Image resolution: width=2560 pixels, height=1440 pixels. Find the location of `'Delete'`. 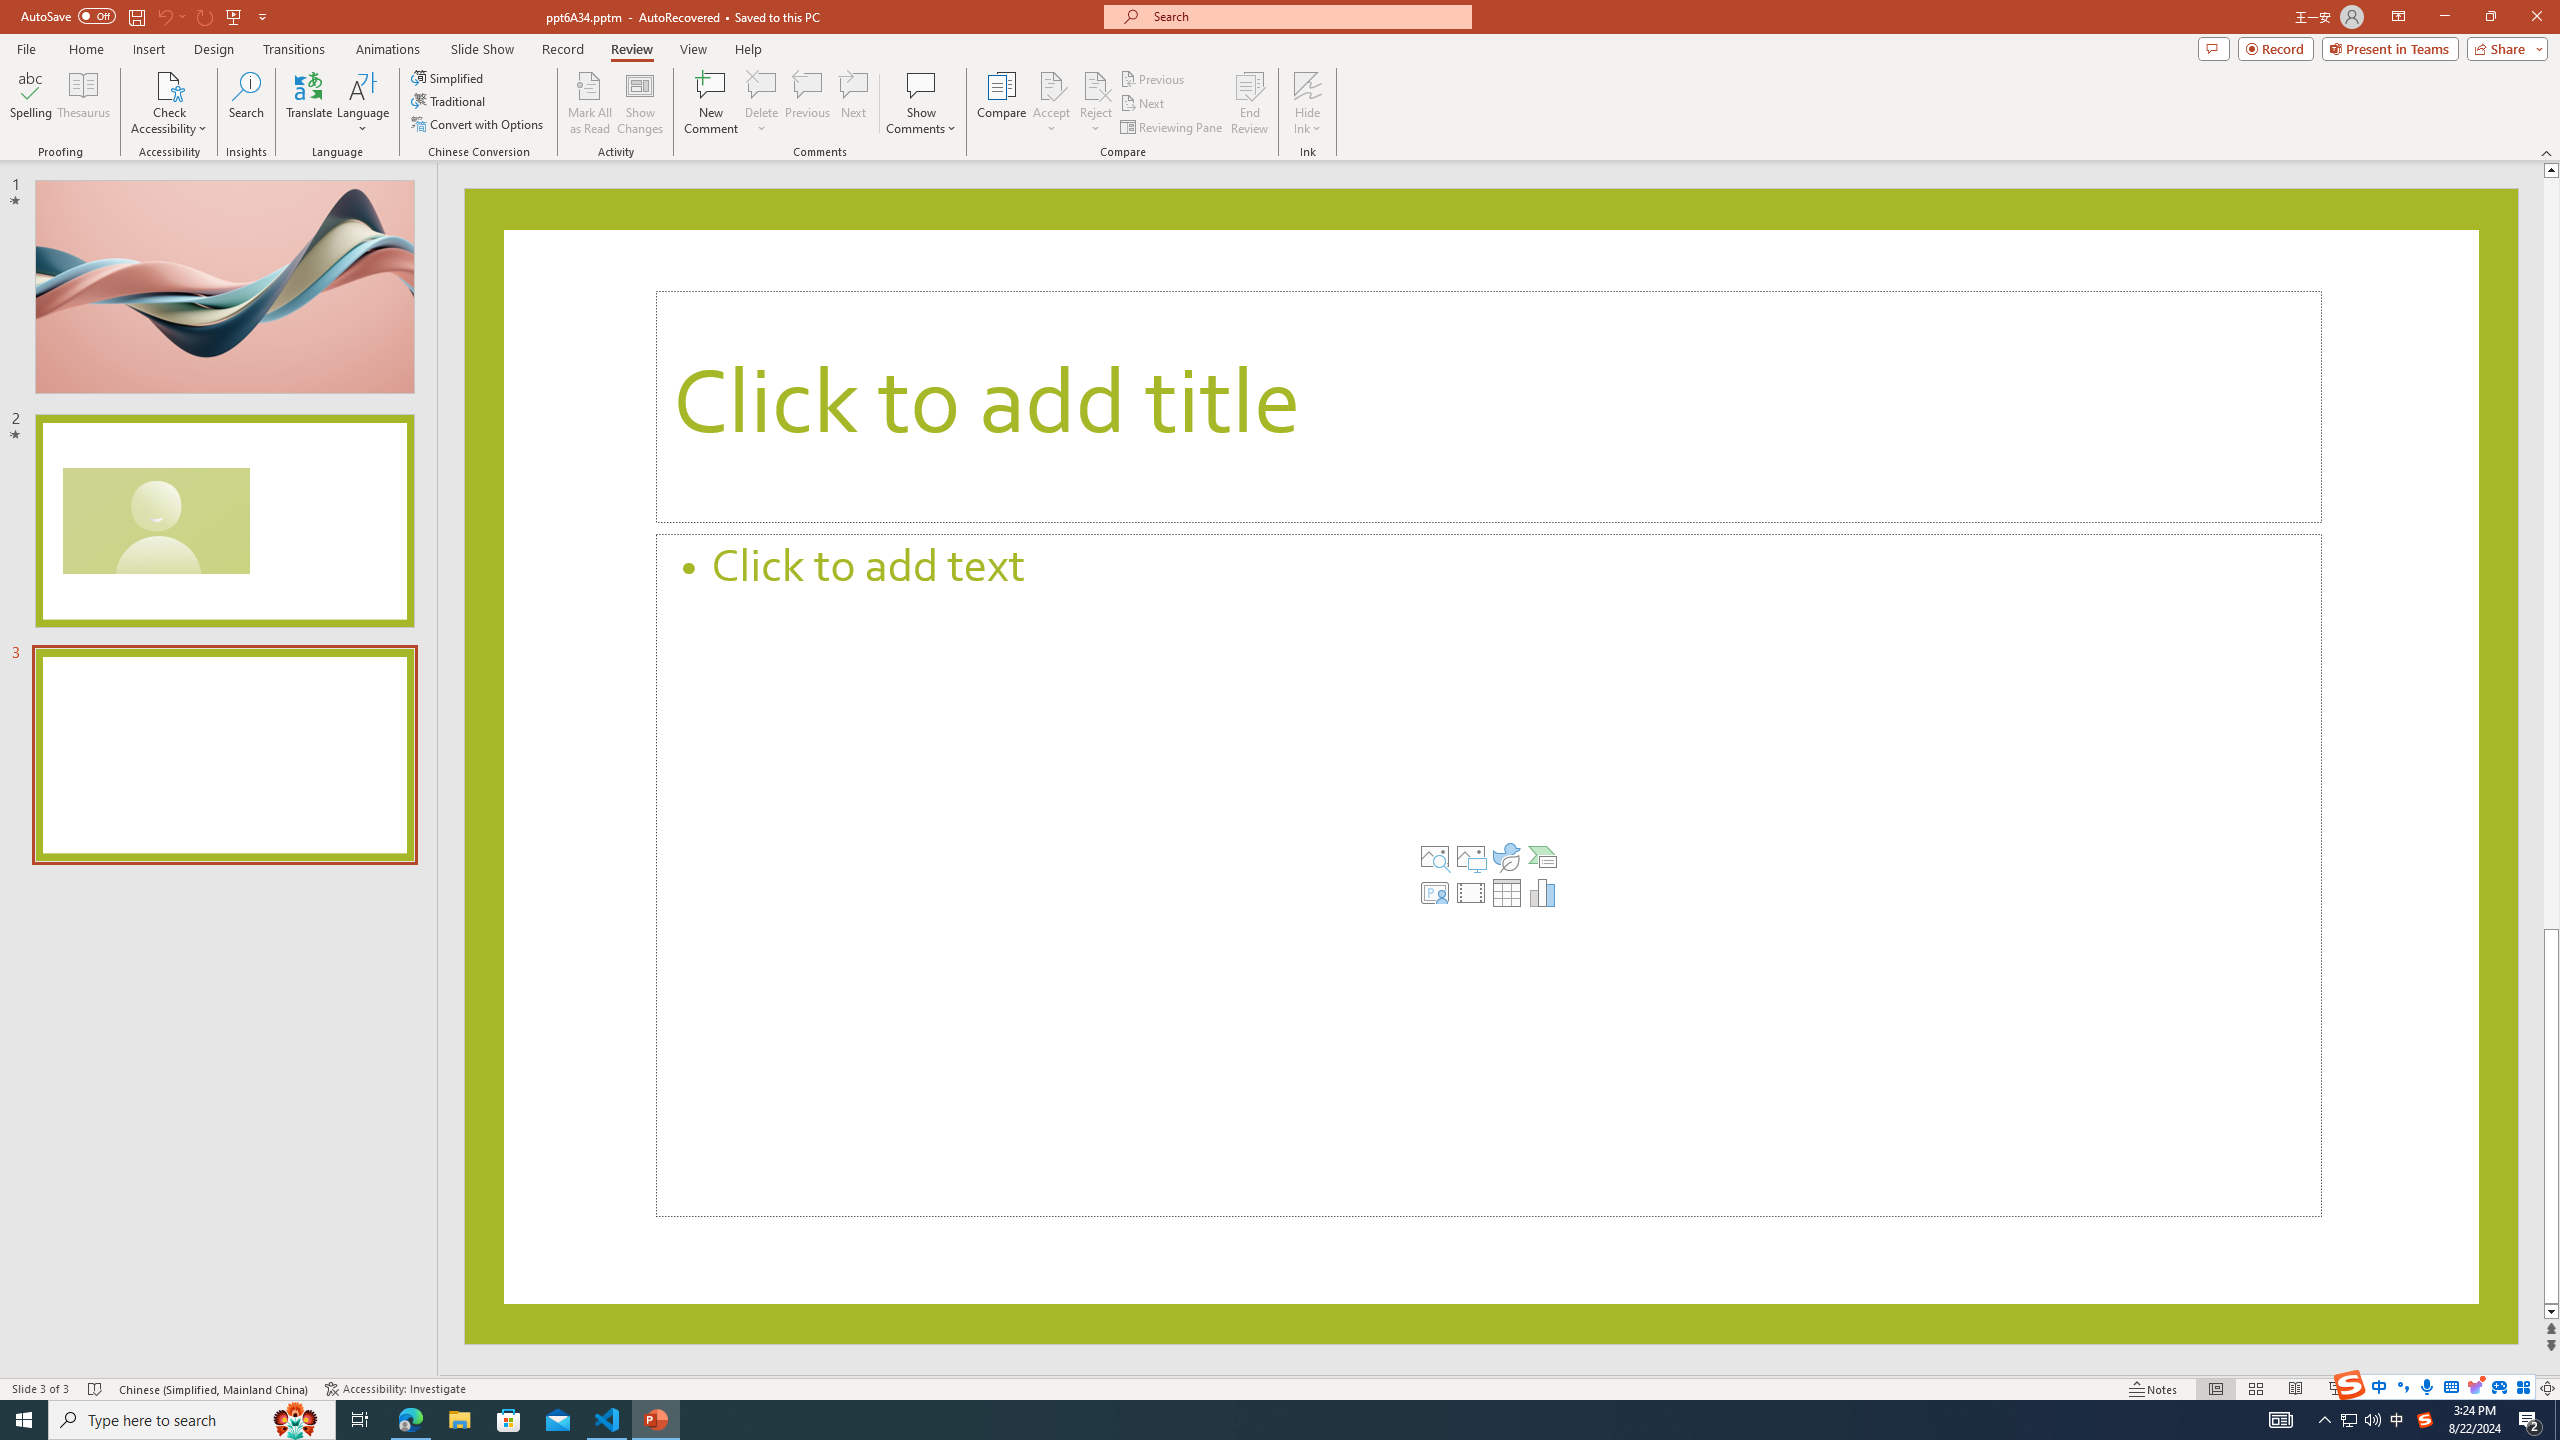

'Delete' is located at coordinates (761, 84).